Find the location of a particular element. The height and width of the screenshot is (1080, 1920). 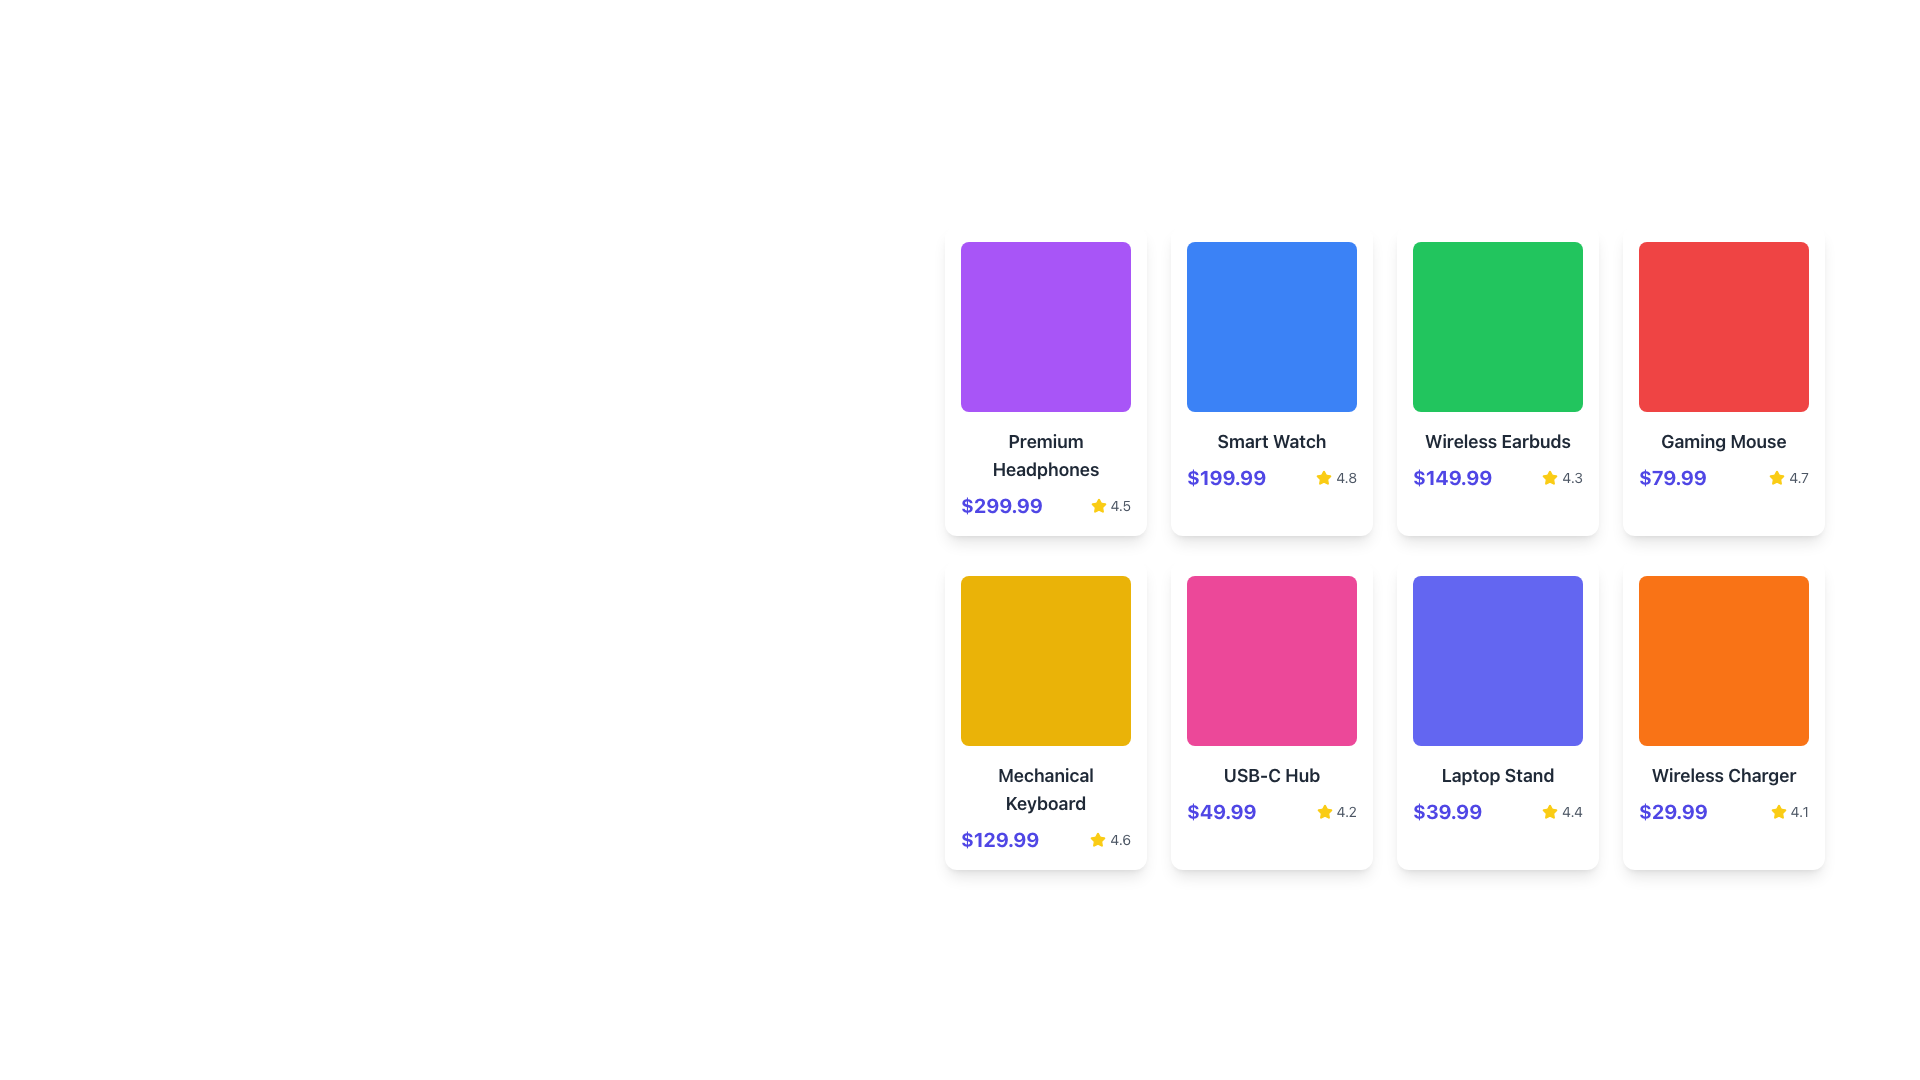

the price text label for the 'Smart Watch' product, which is located just below the 'Smart Watch' label and to the left of the rating component displaying '4.8' is located at coordinates (1225, 478).